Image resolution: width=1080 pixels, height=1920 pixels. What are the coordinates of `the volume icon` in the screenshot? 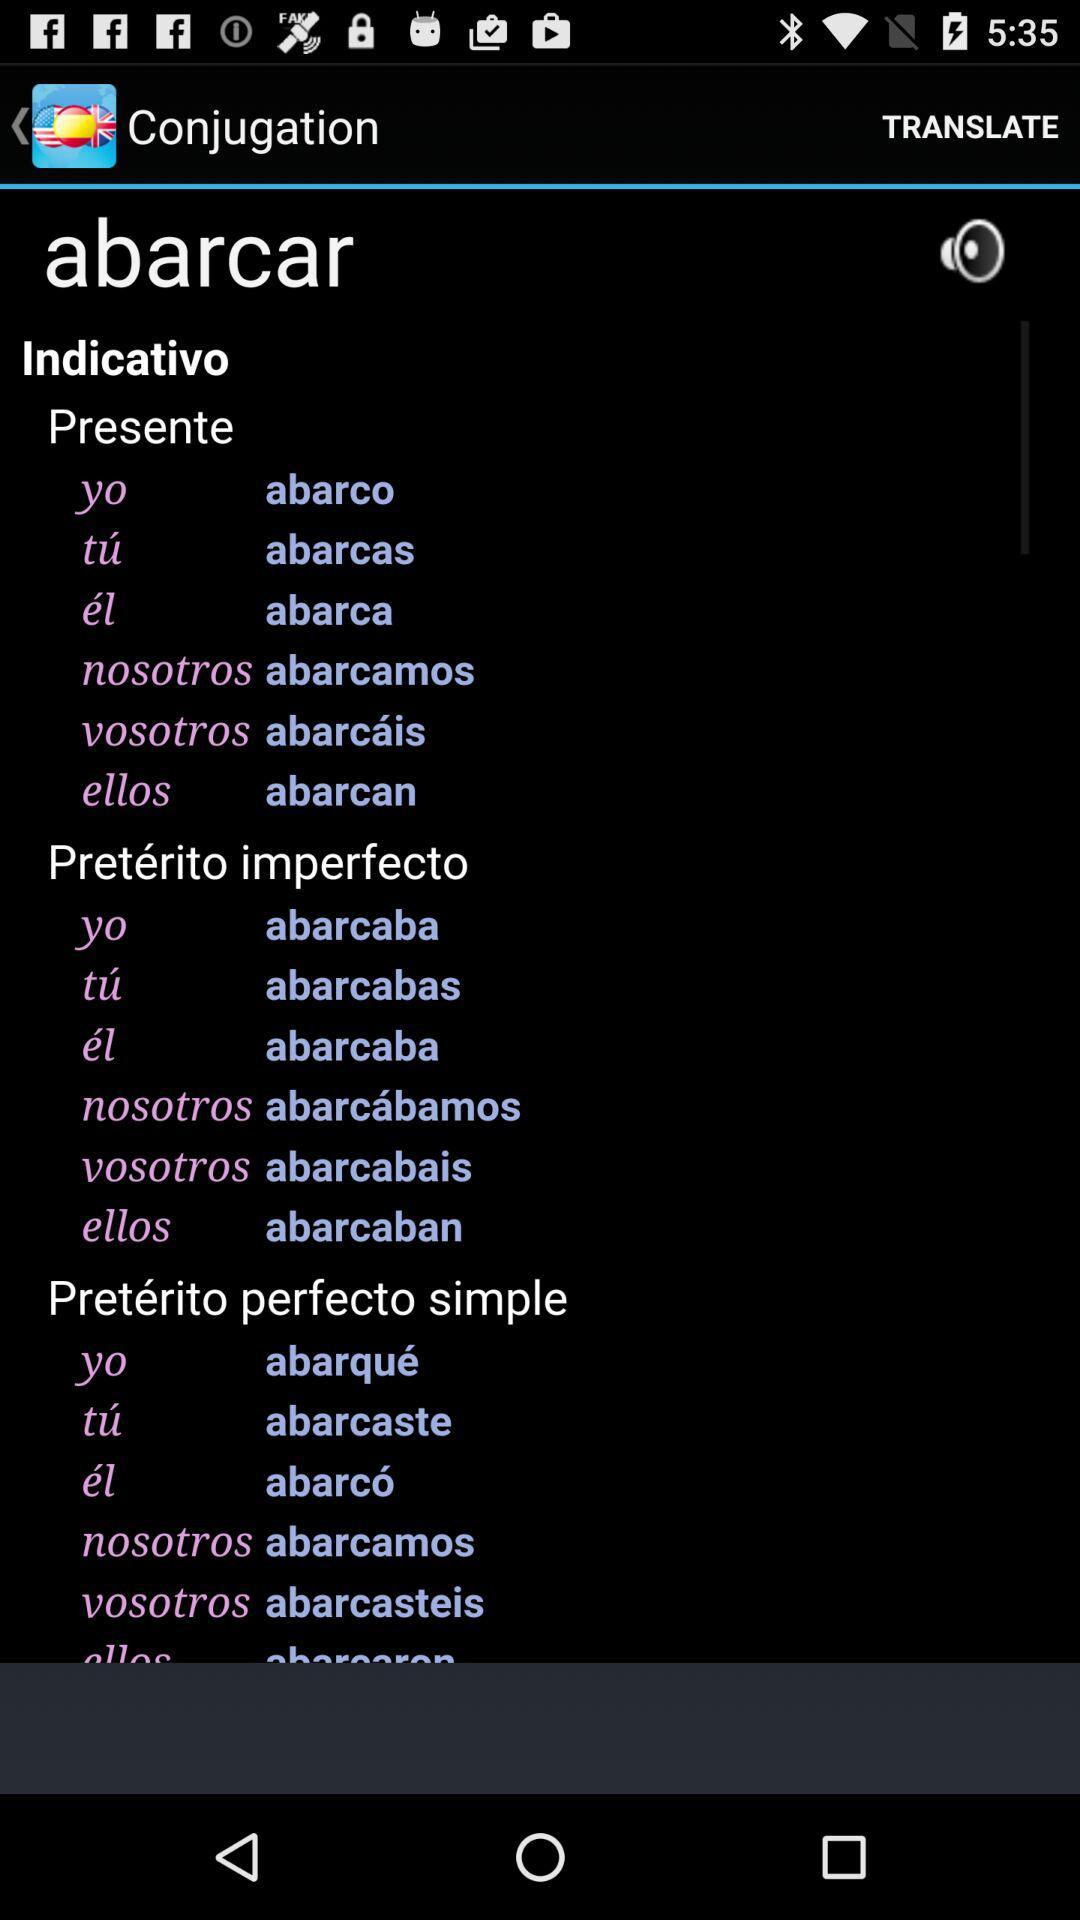 It's located at (971, 267).